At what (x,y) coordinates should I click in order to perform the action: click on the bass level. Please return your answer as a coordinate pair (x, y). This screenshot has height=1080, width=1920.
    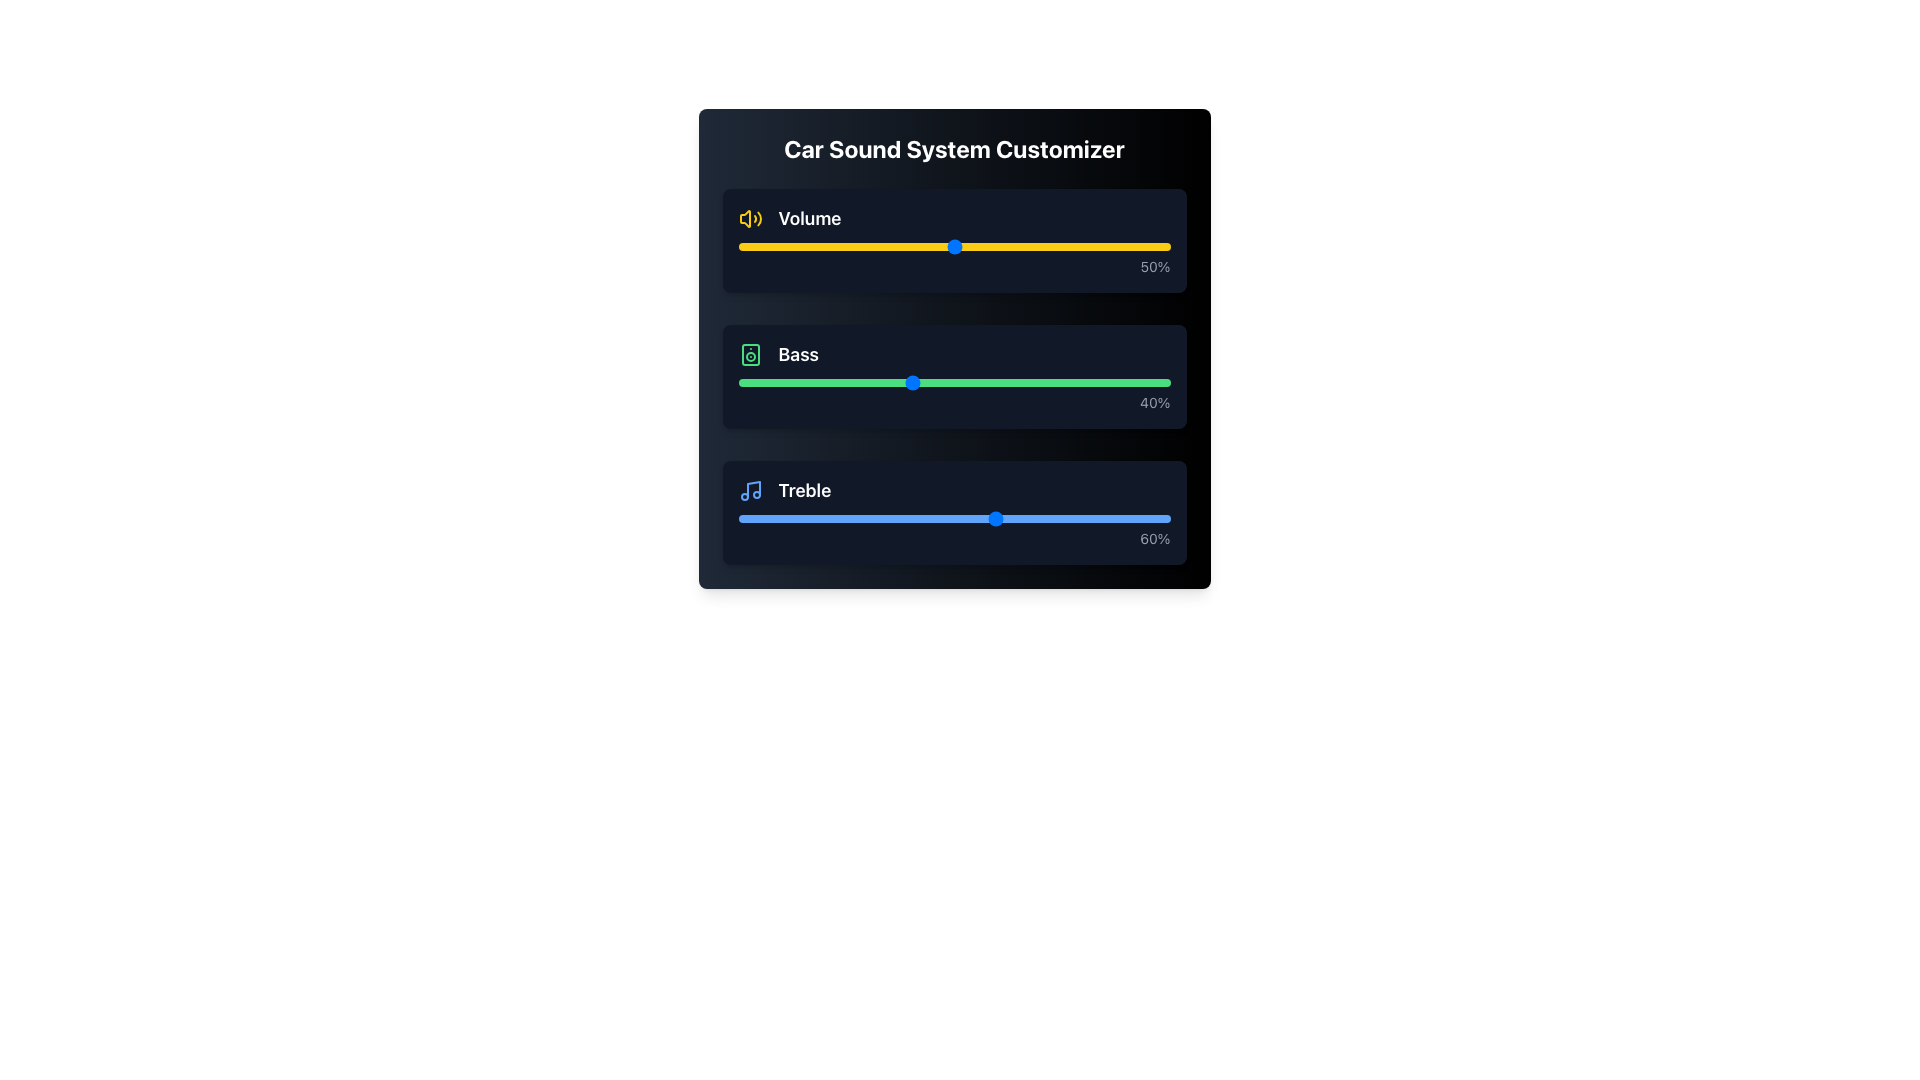
    Looking at the image, I should click on (846, 382).